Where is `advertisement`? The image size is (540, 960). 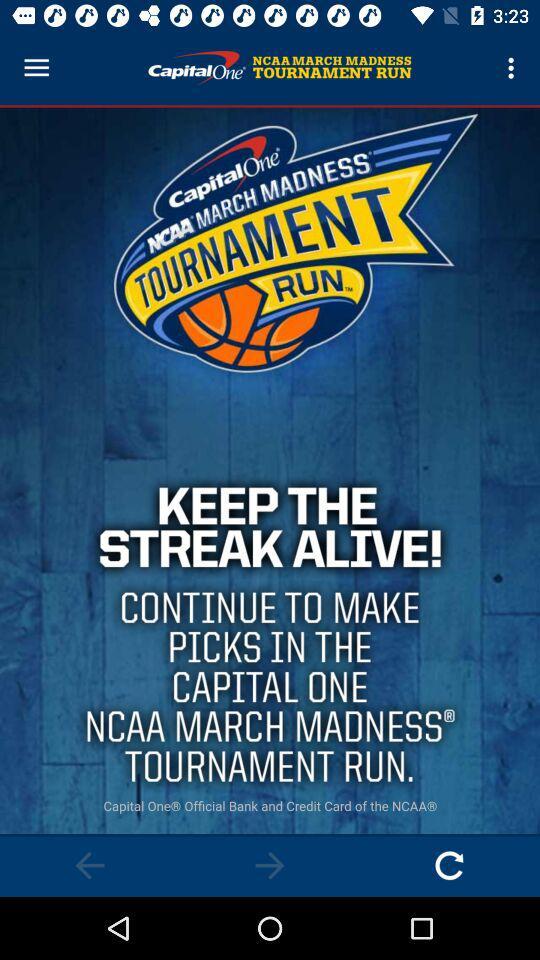
advertisement is located at coordinates (449, 864).